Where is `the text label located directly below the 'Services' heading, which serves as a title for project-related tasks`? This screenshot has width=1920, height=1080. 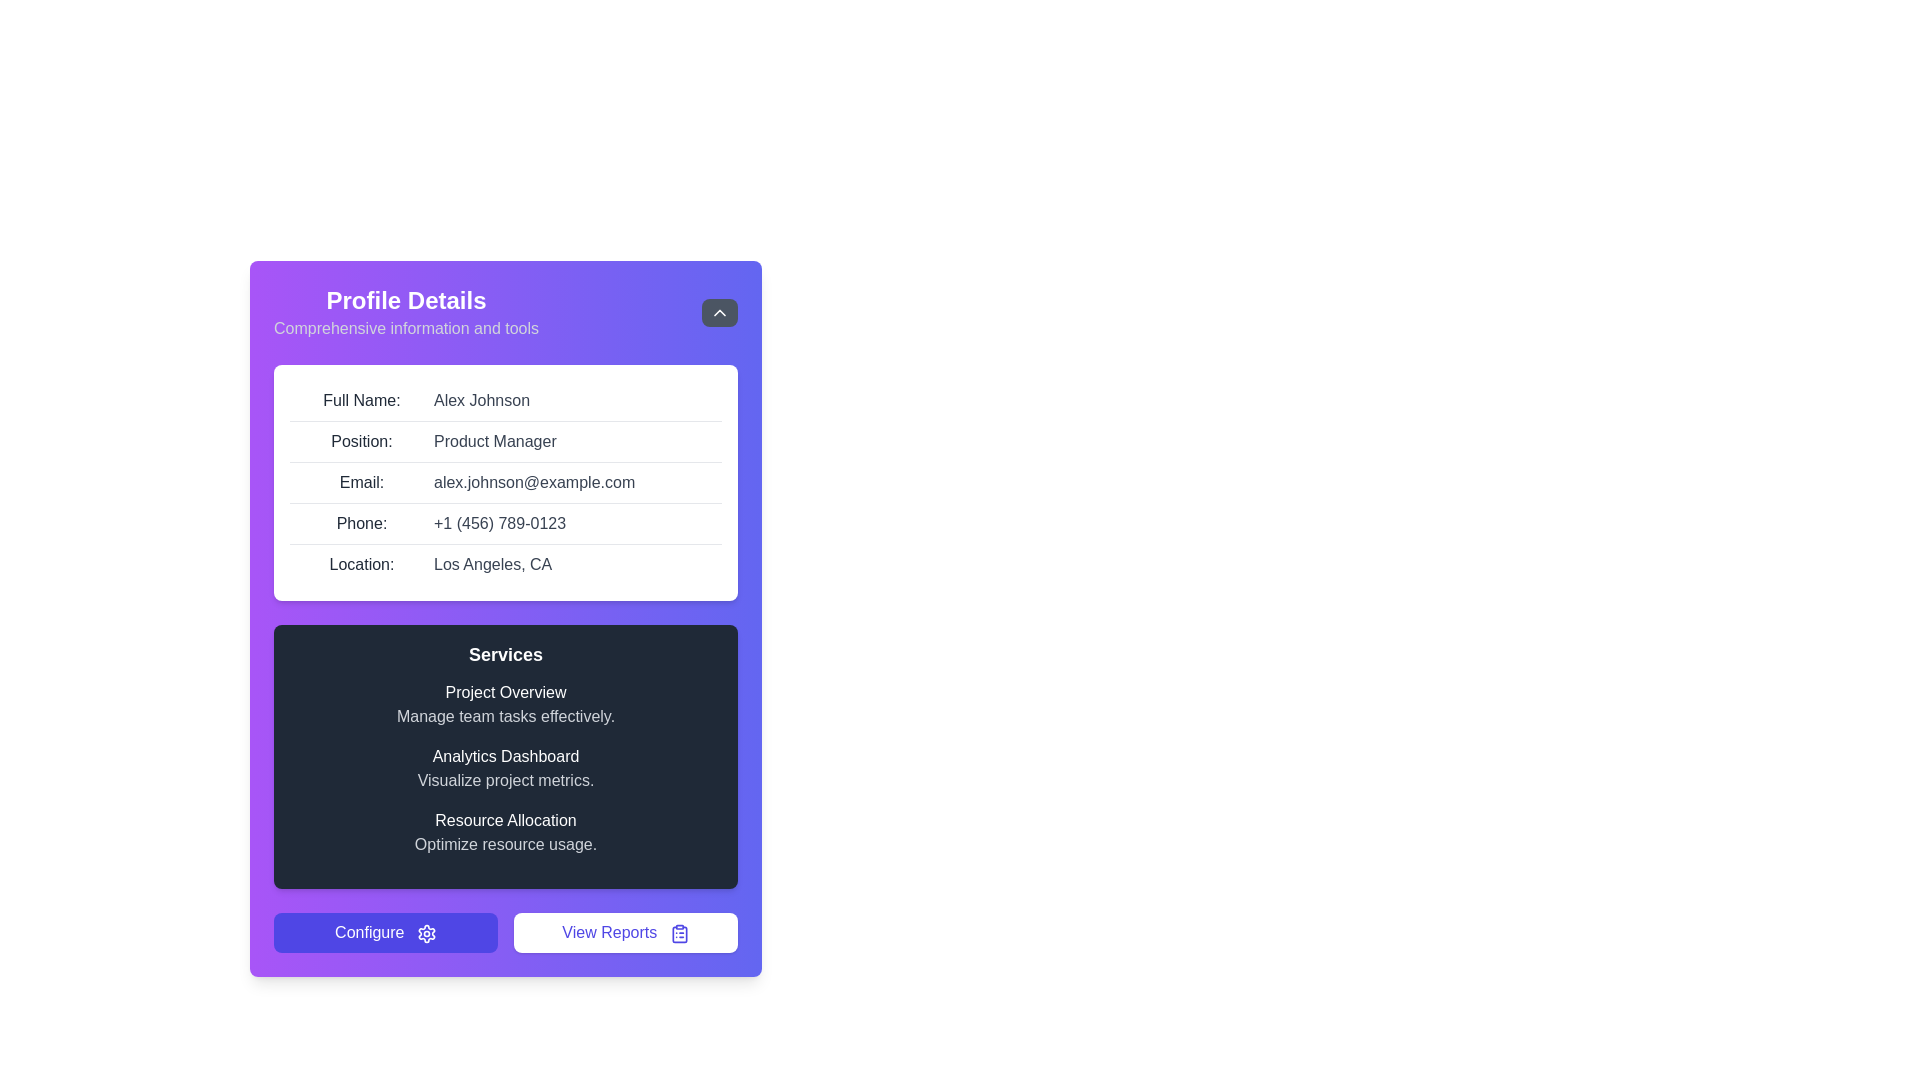
the text label located directly below the 'Services' heading, which serves as a title for project-related tasks is located at coordinates (505, 692).